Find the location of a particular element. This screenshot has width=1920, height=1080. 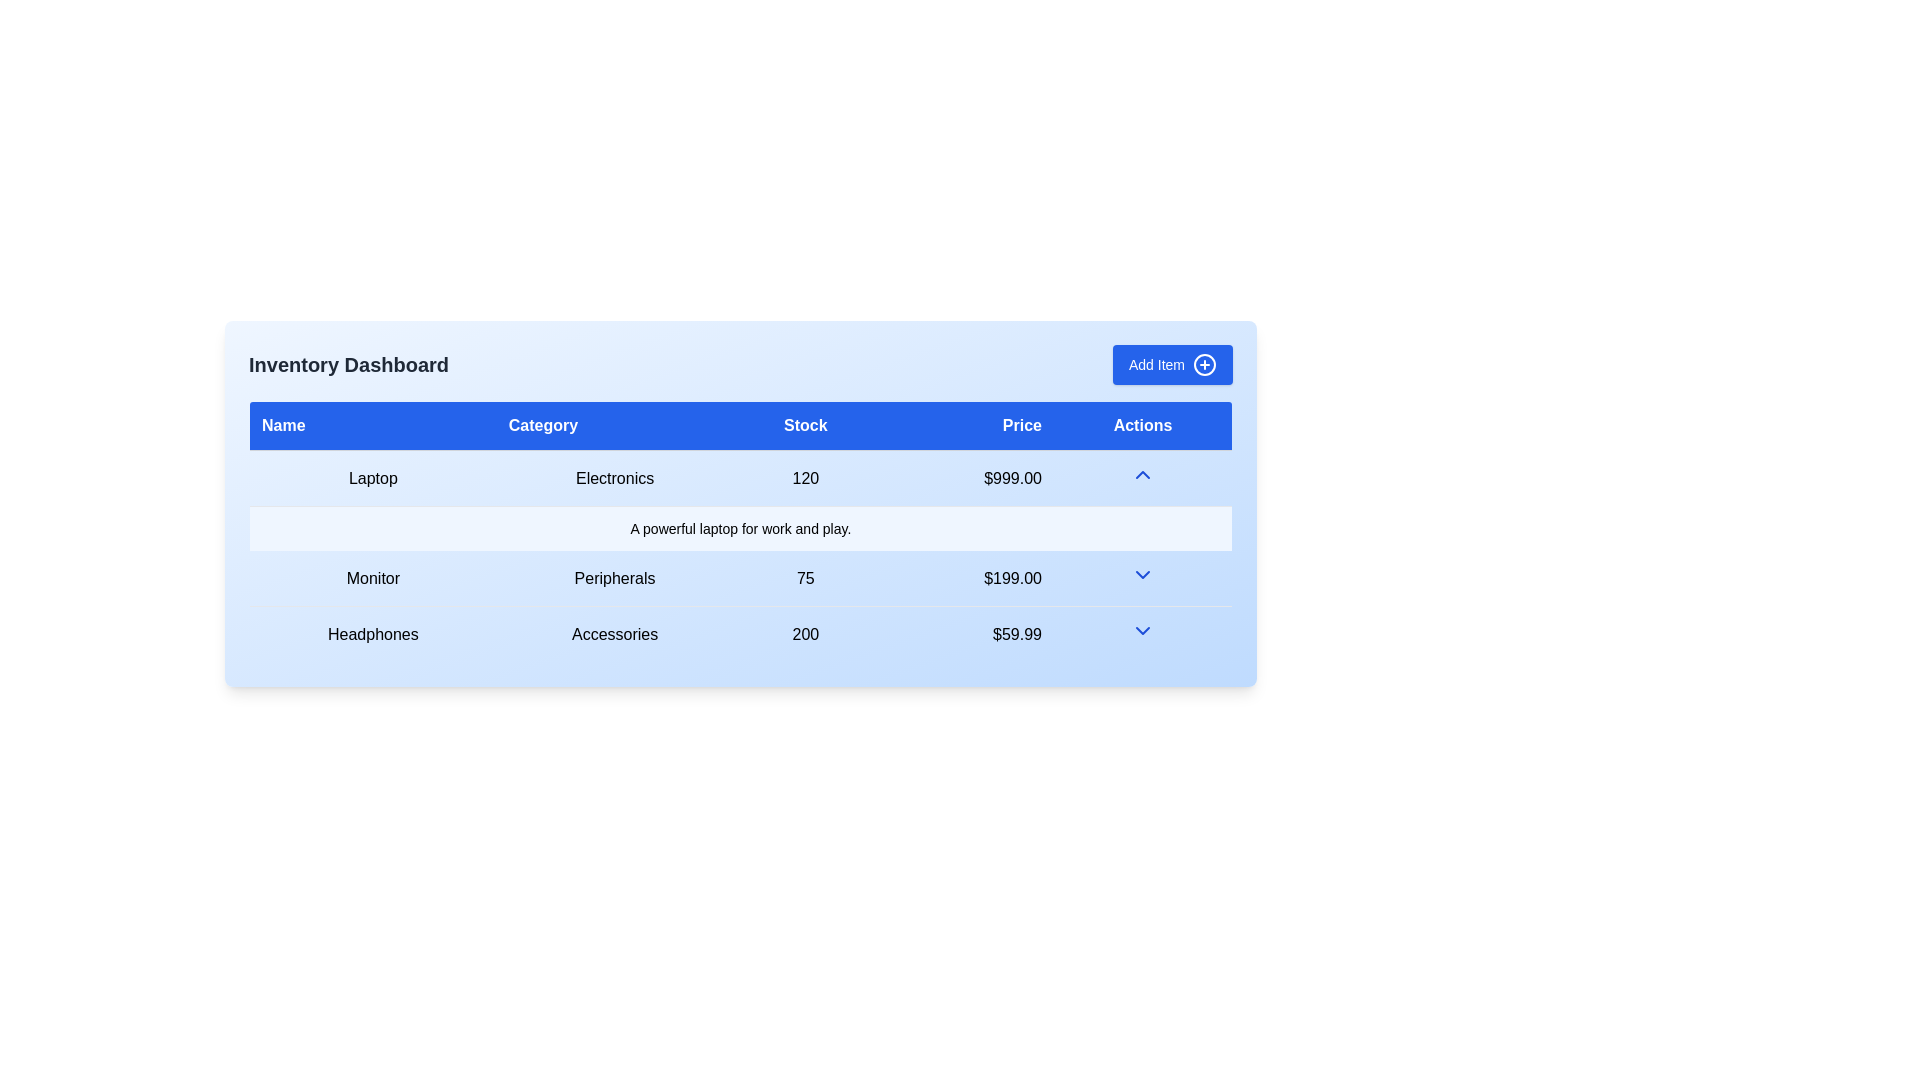

the downward-pointing blue chevron icon in the 'Actions' column of the second row in the table is located at coordinates (1142, 574).